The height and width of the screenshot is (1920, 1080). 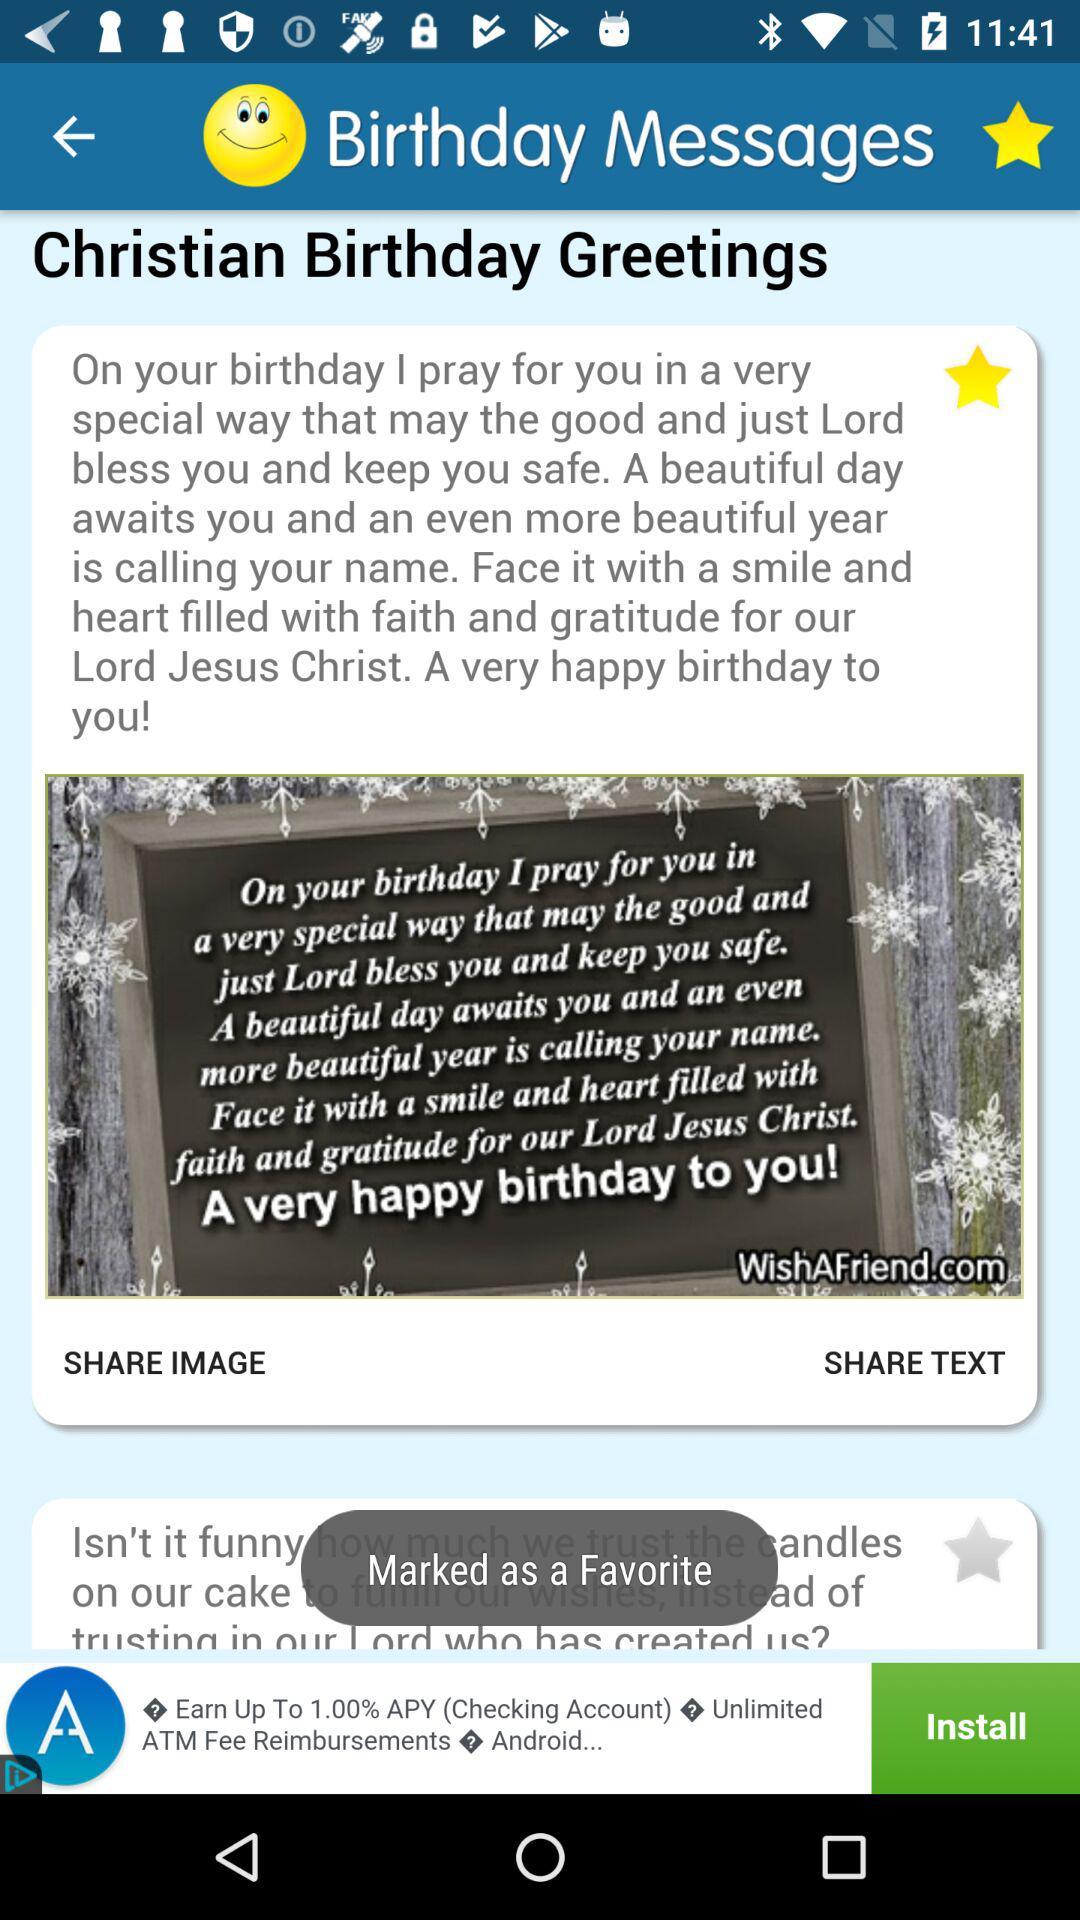 What do you see at coordinates (72, 135) in the screenshot?
I see `item at the top left corner` at bounding box center [72, 135].